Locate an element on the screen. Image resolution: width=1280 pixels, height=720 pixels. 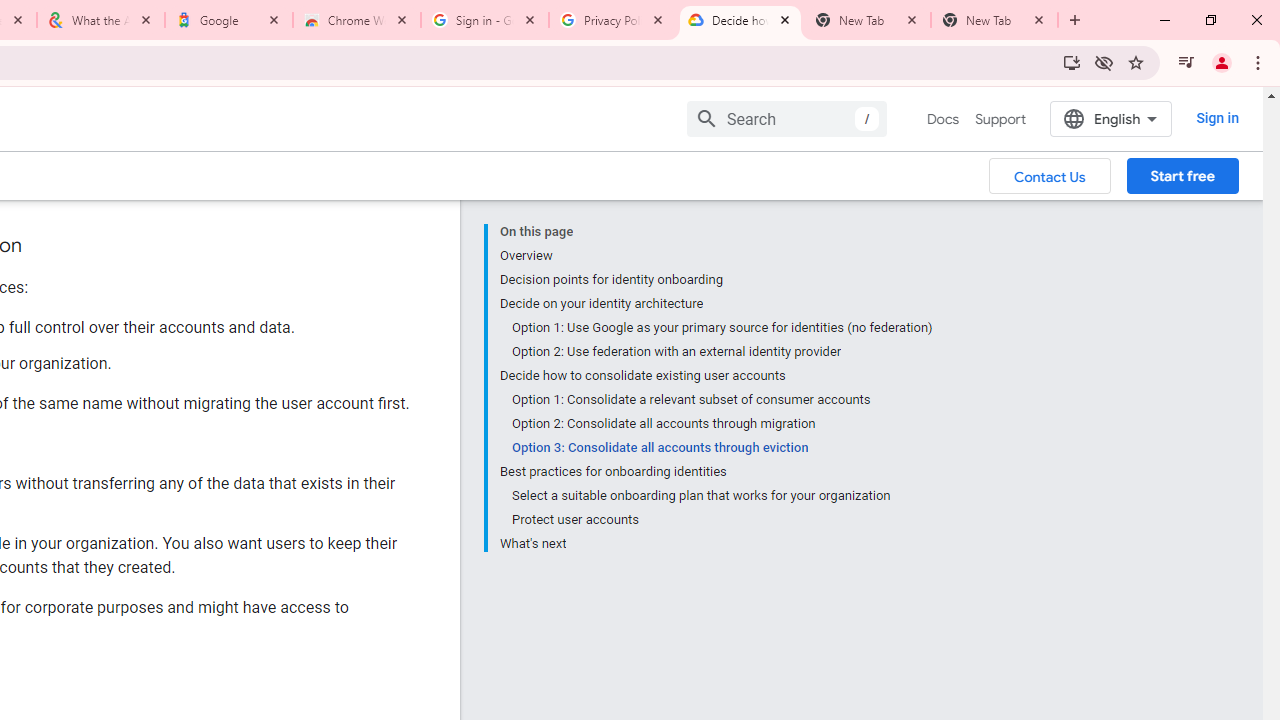
'English' is located at coordinates (1110, 118).